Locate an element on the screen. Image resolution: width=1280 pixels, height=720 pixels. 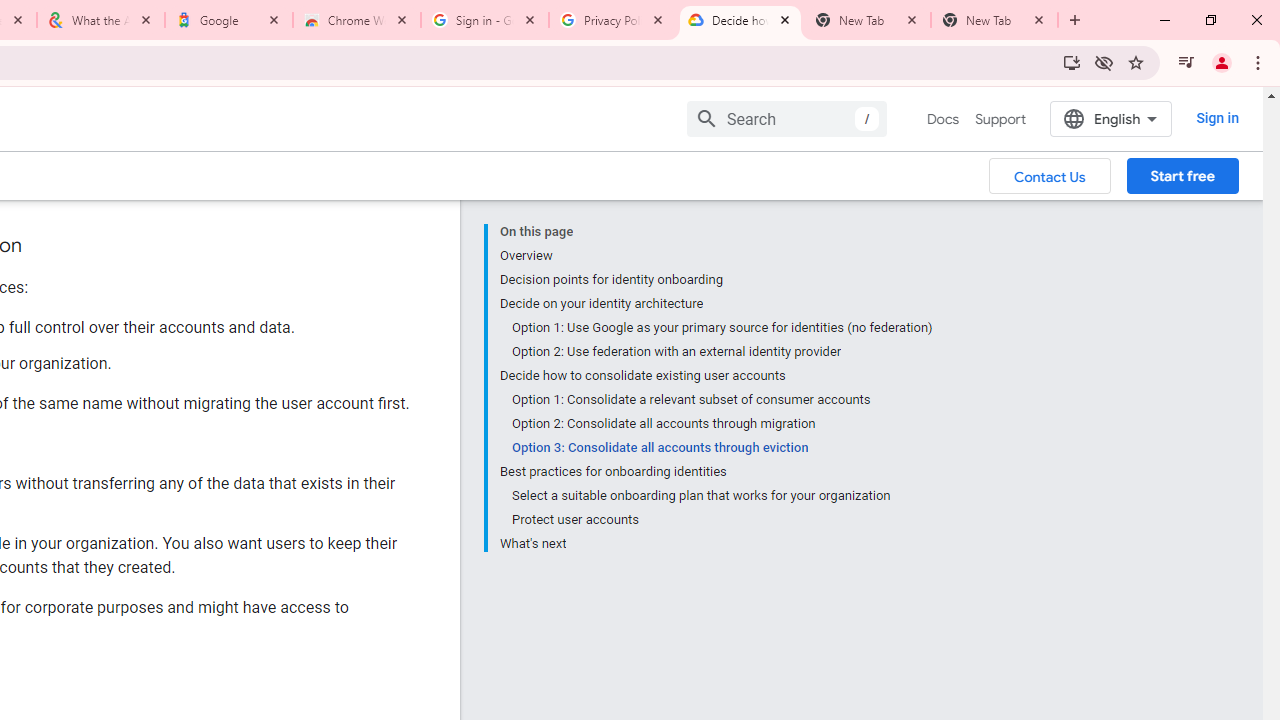
'English' is located at coordinates (1110, 118).